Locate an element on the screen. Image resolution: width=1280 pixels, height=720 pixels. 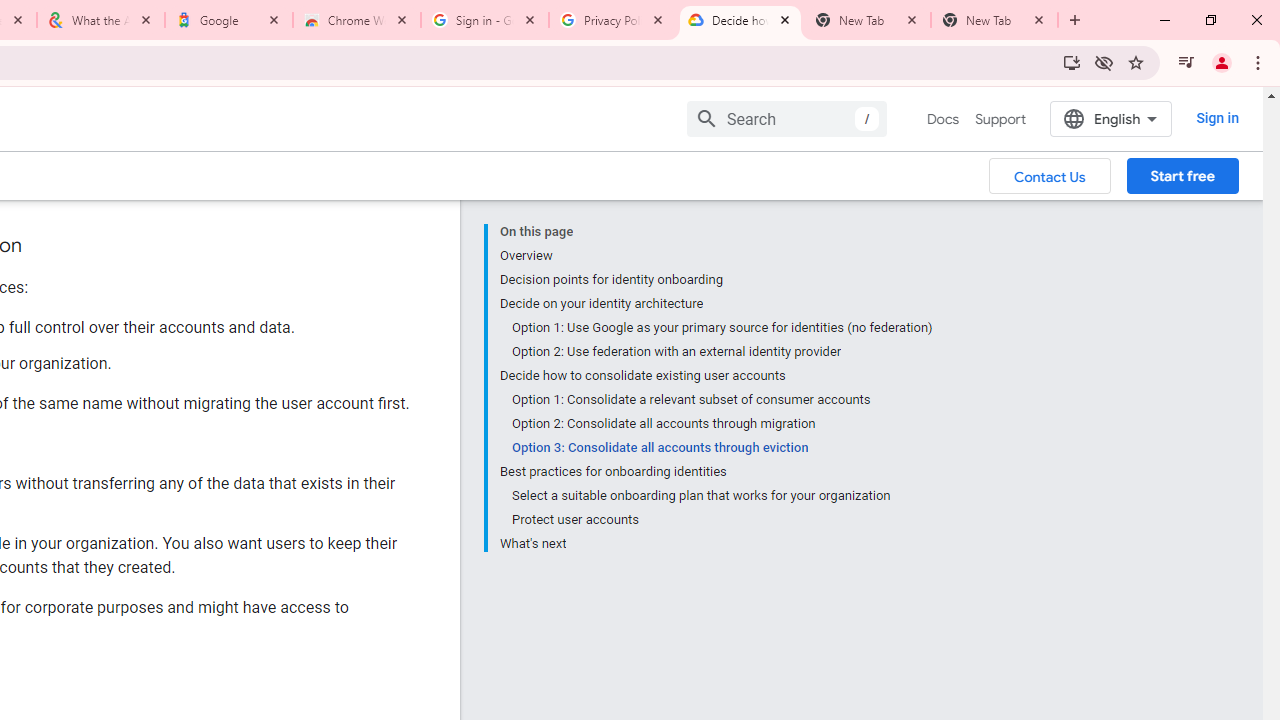
'English' is located at coordinates (1110, 118).